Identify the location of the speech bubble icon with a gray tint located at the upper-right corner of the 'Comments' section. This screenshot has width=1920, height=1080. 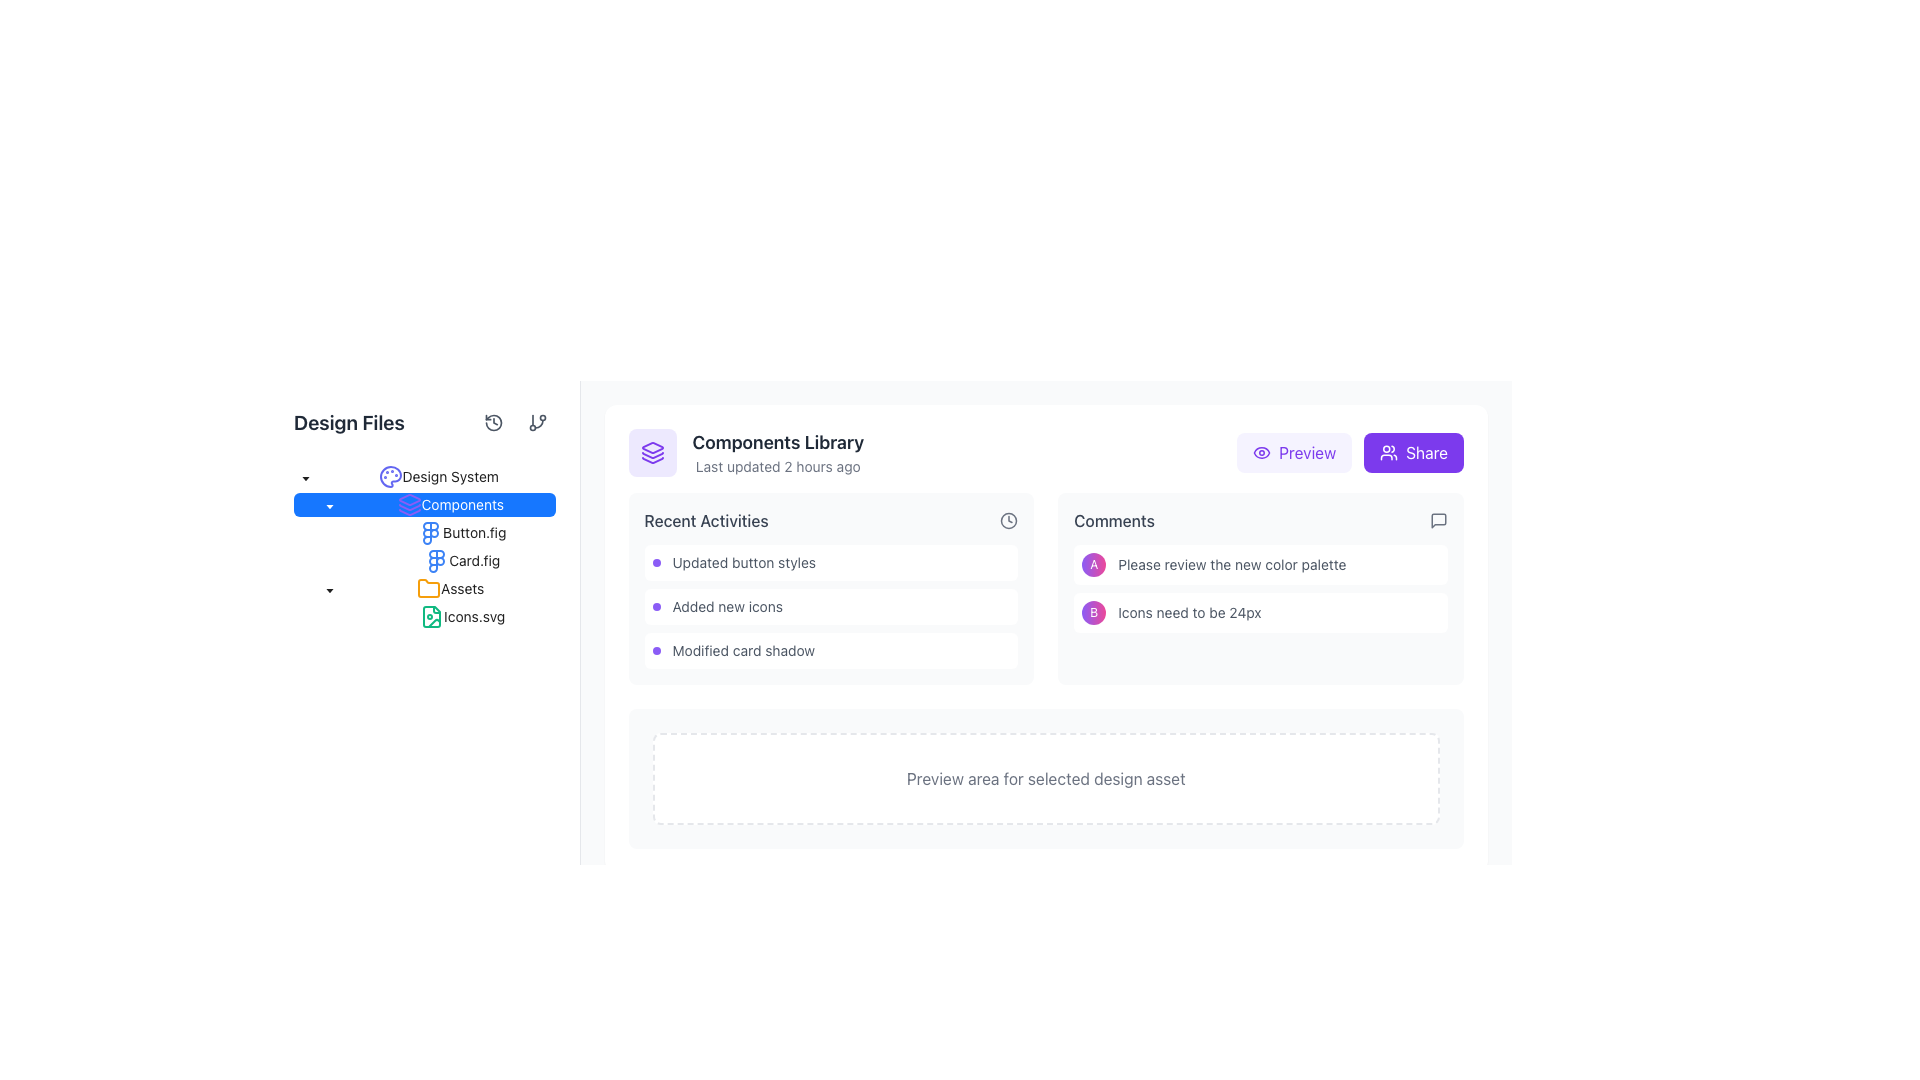
(1438, 519).